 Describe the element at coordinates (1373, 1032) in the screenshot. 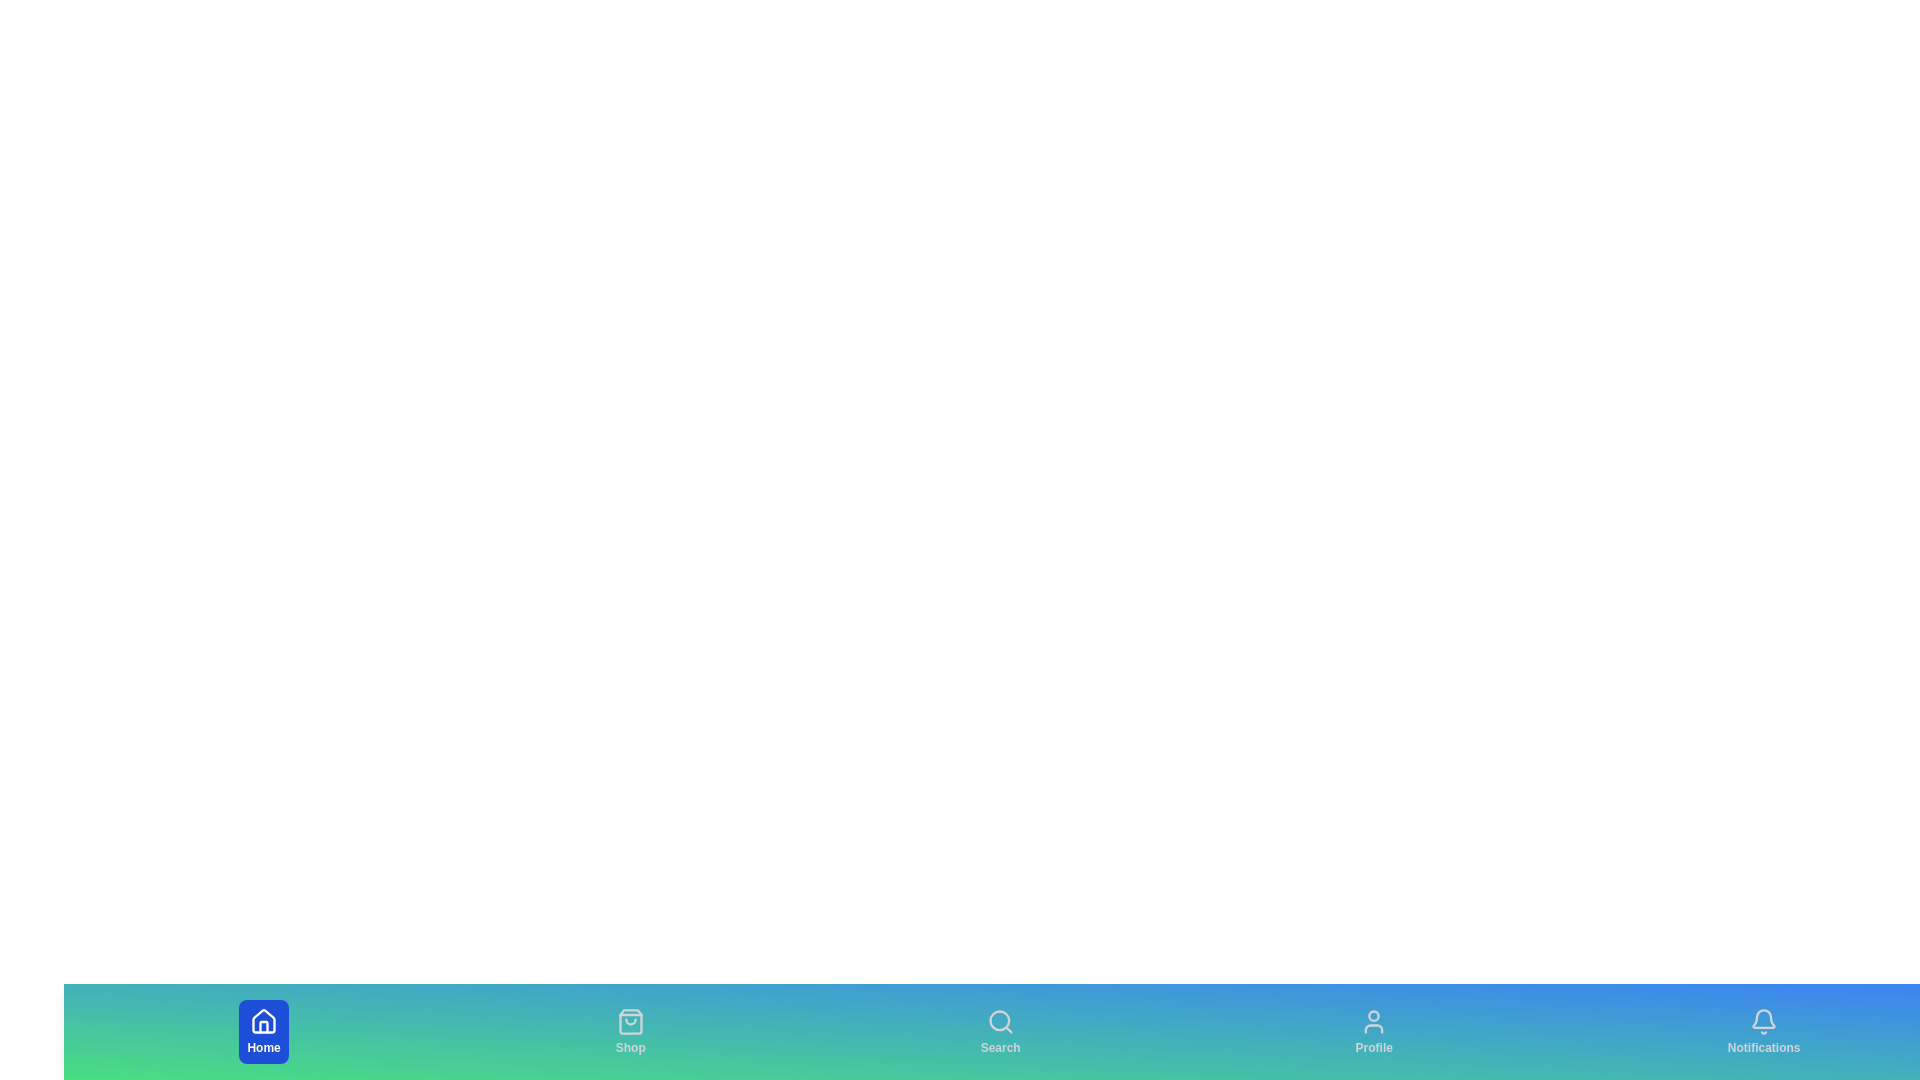

I see `the Profile tab to select it` at that location.